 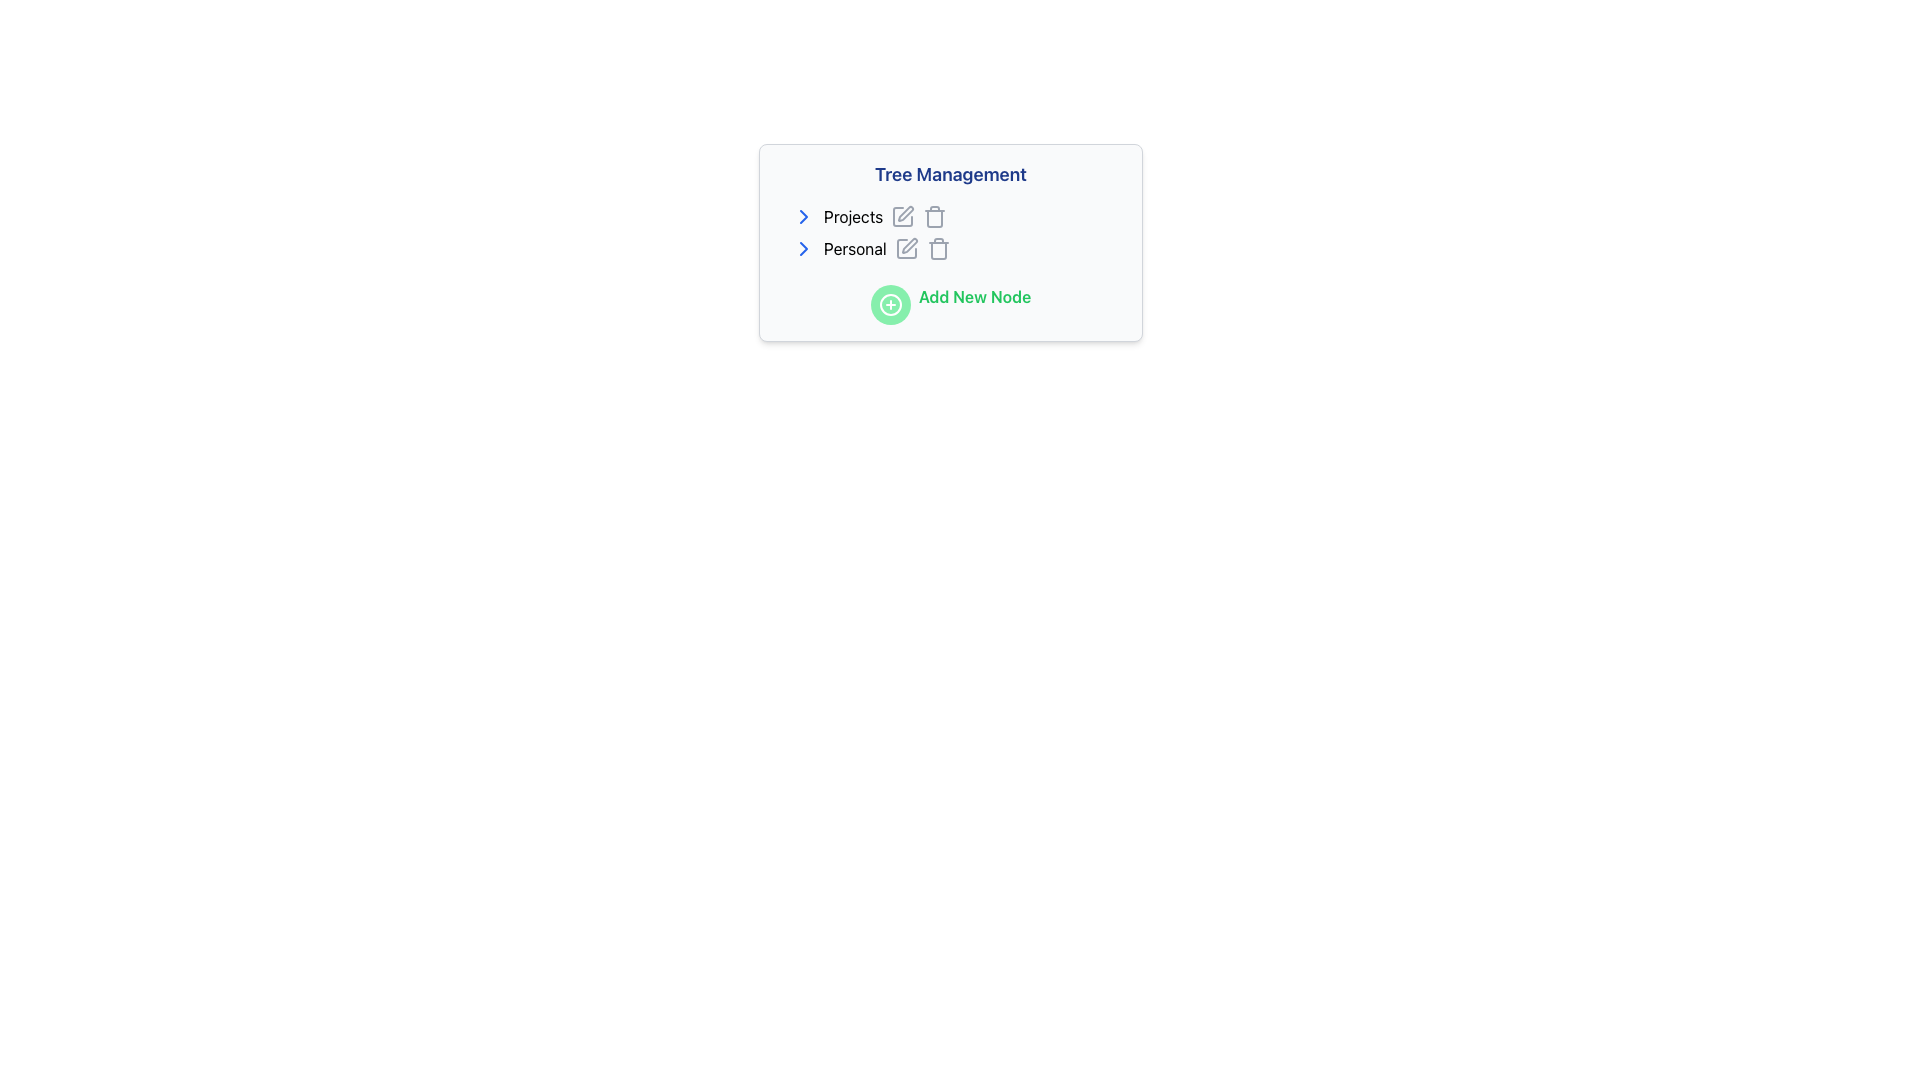 I want to click on the trash bin icon to initiate the delete action for the 'Personal' item, which is located to the far right of the item in the list, so click(x=937, y=249).